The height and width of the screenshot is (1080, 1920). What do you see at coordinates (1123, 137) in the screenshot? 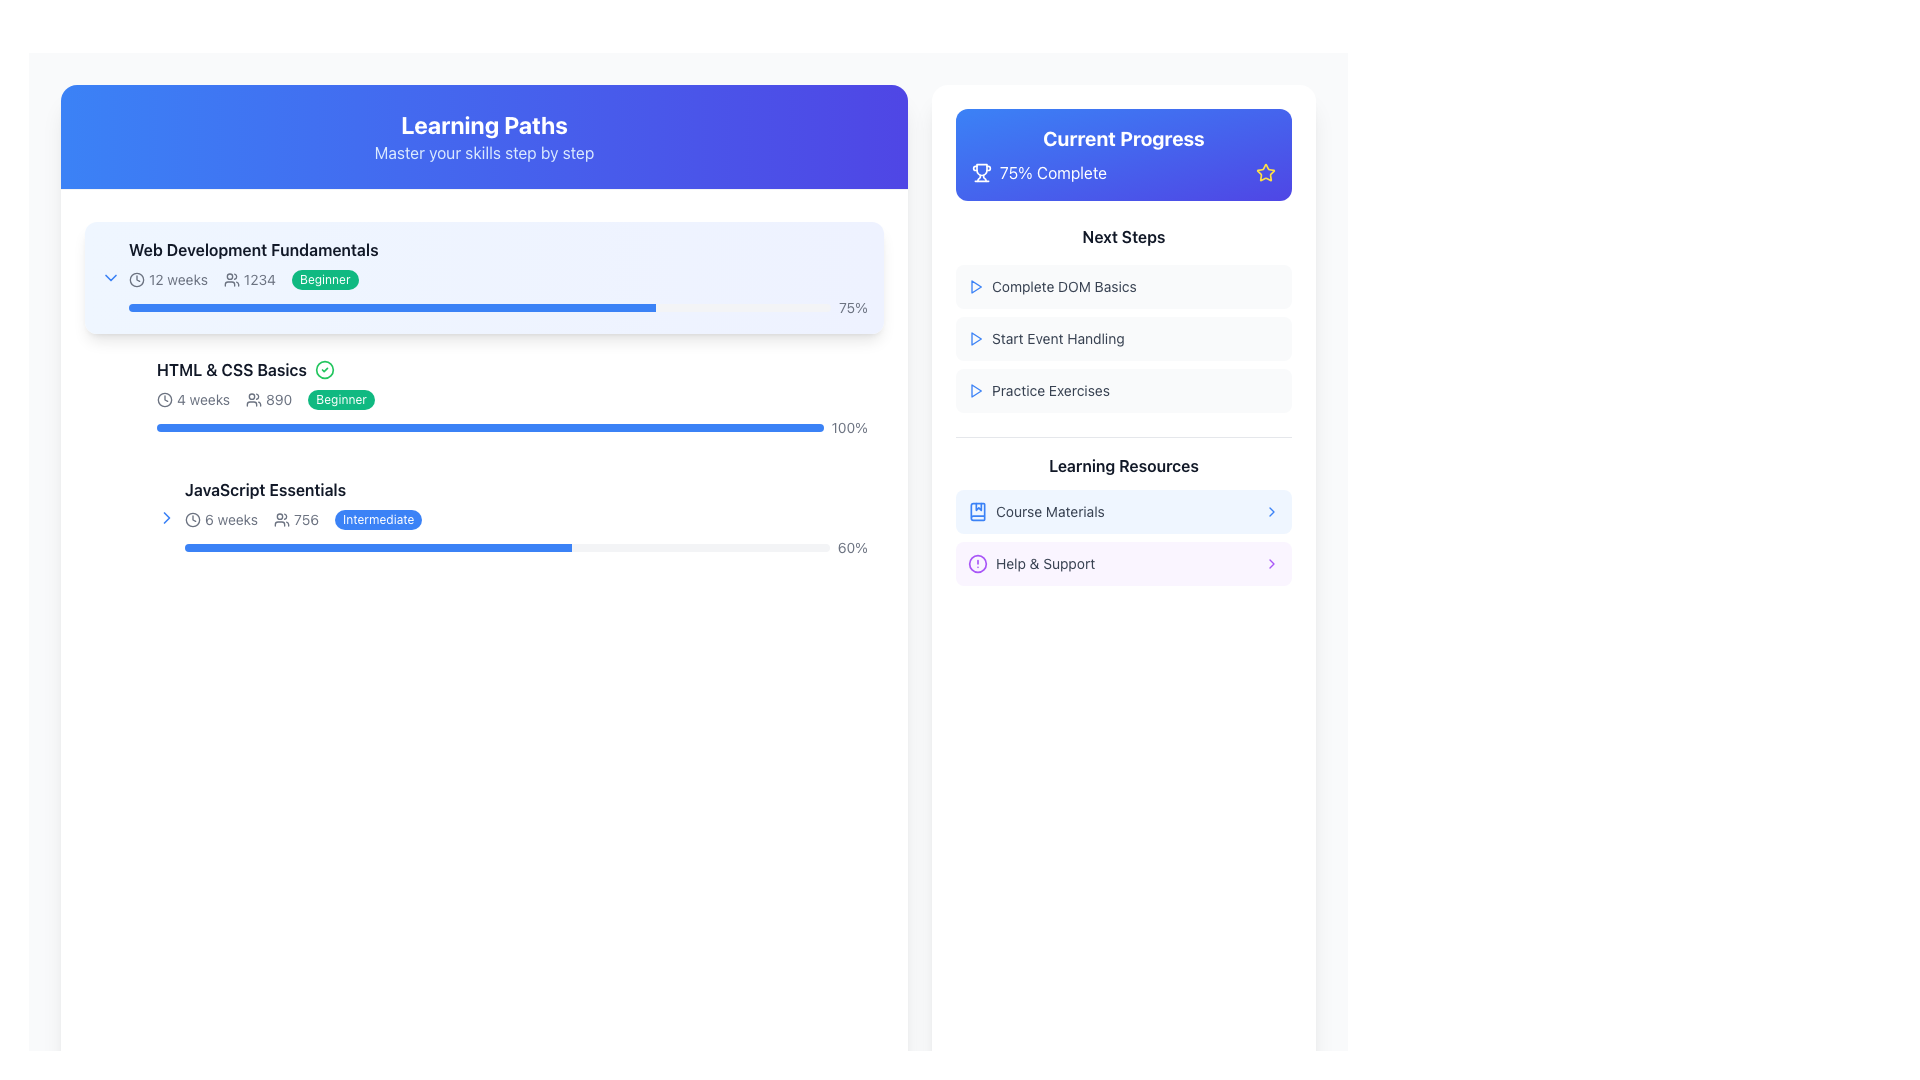
I see `the static text element labeled 'Current Progress', which is styled in bold white font on a gradient blue to indigo background at the top of the progress information card` at bounding box center [1123, 137].